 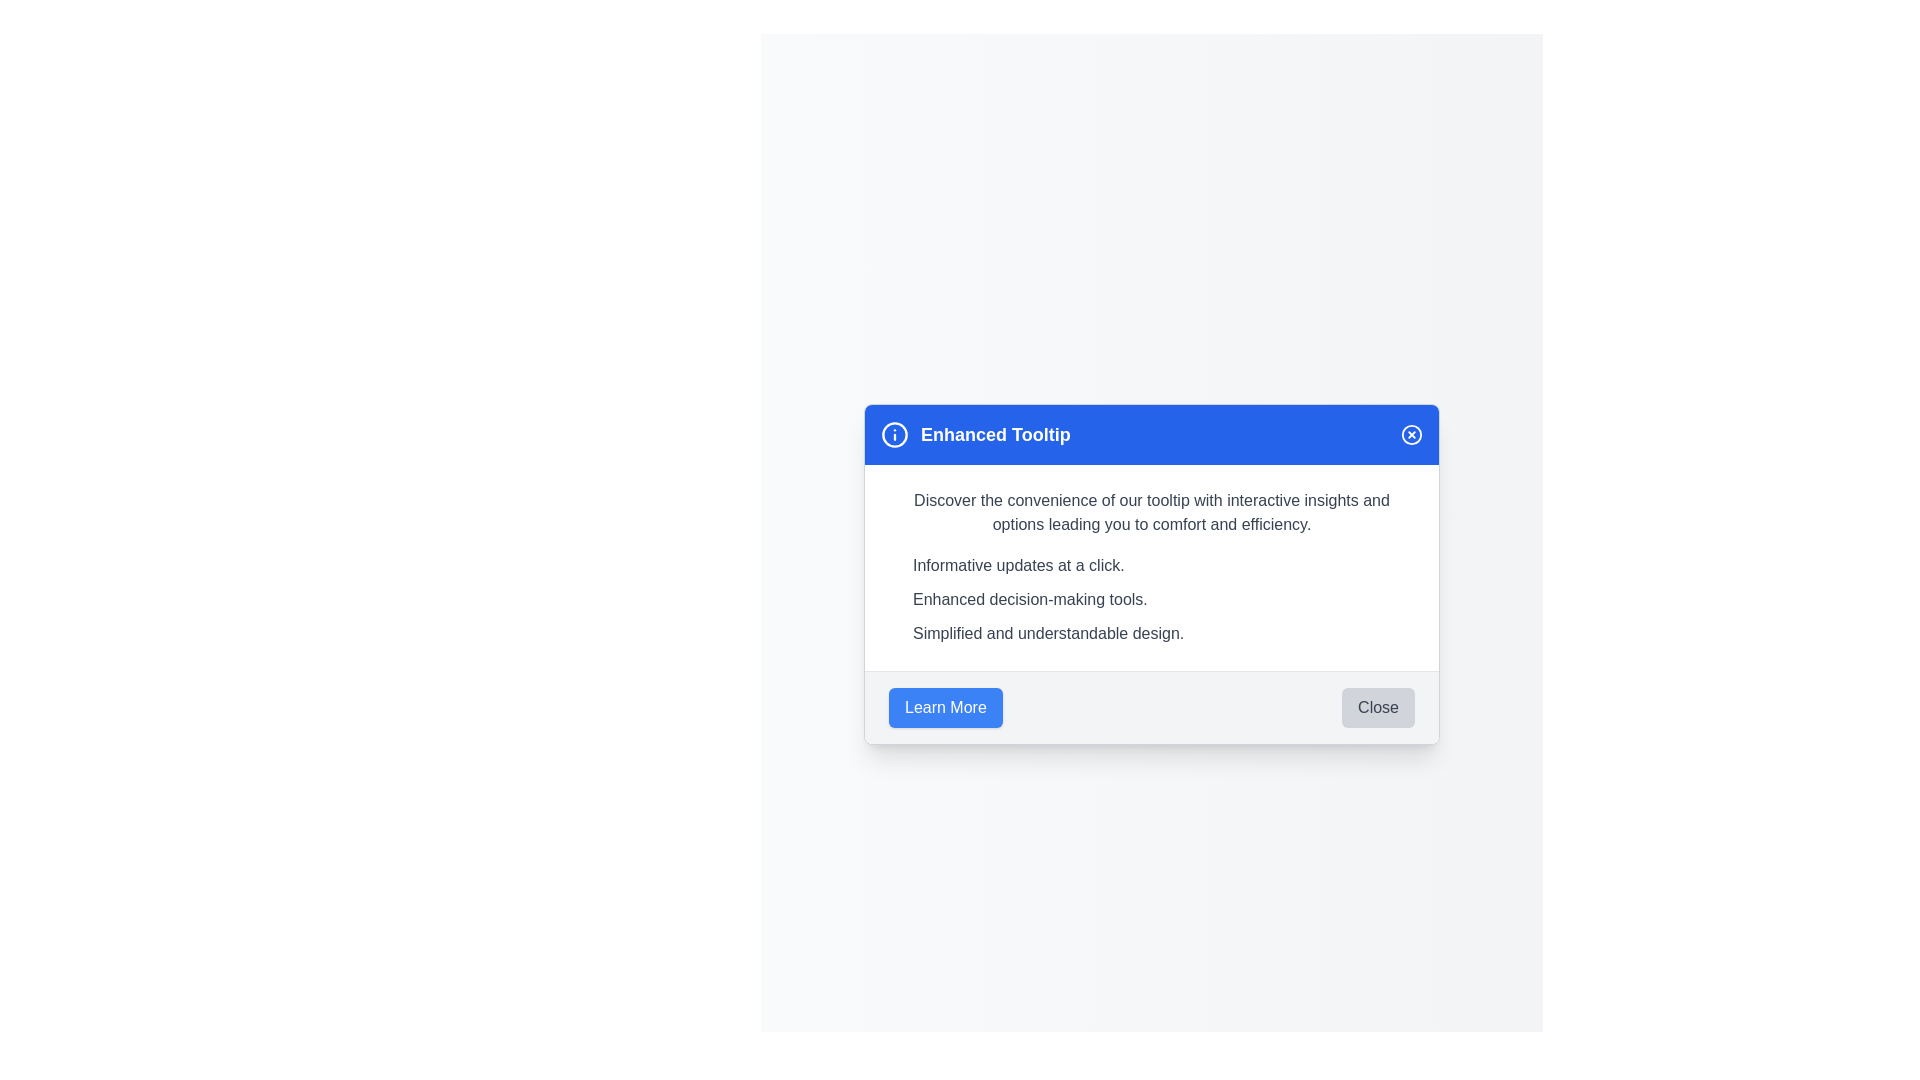 I want to click on the 'Enhanced Tooltip' text with the information icon, located in the blue header area of the card, so click(x=975, y=433).